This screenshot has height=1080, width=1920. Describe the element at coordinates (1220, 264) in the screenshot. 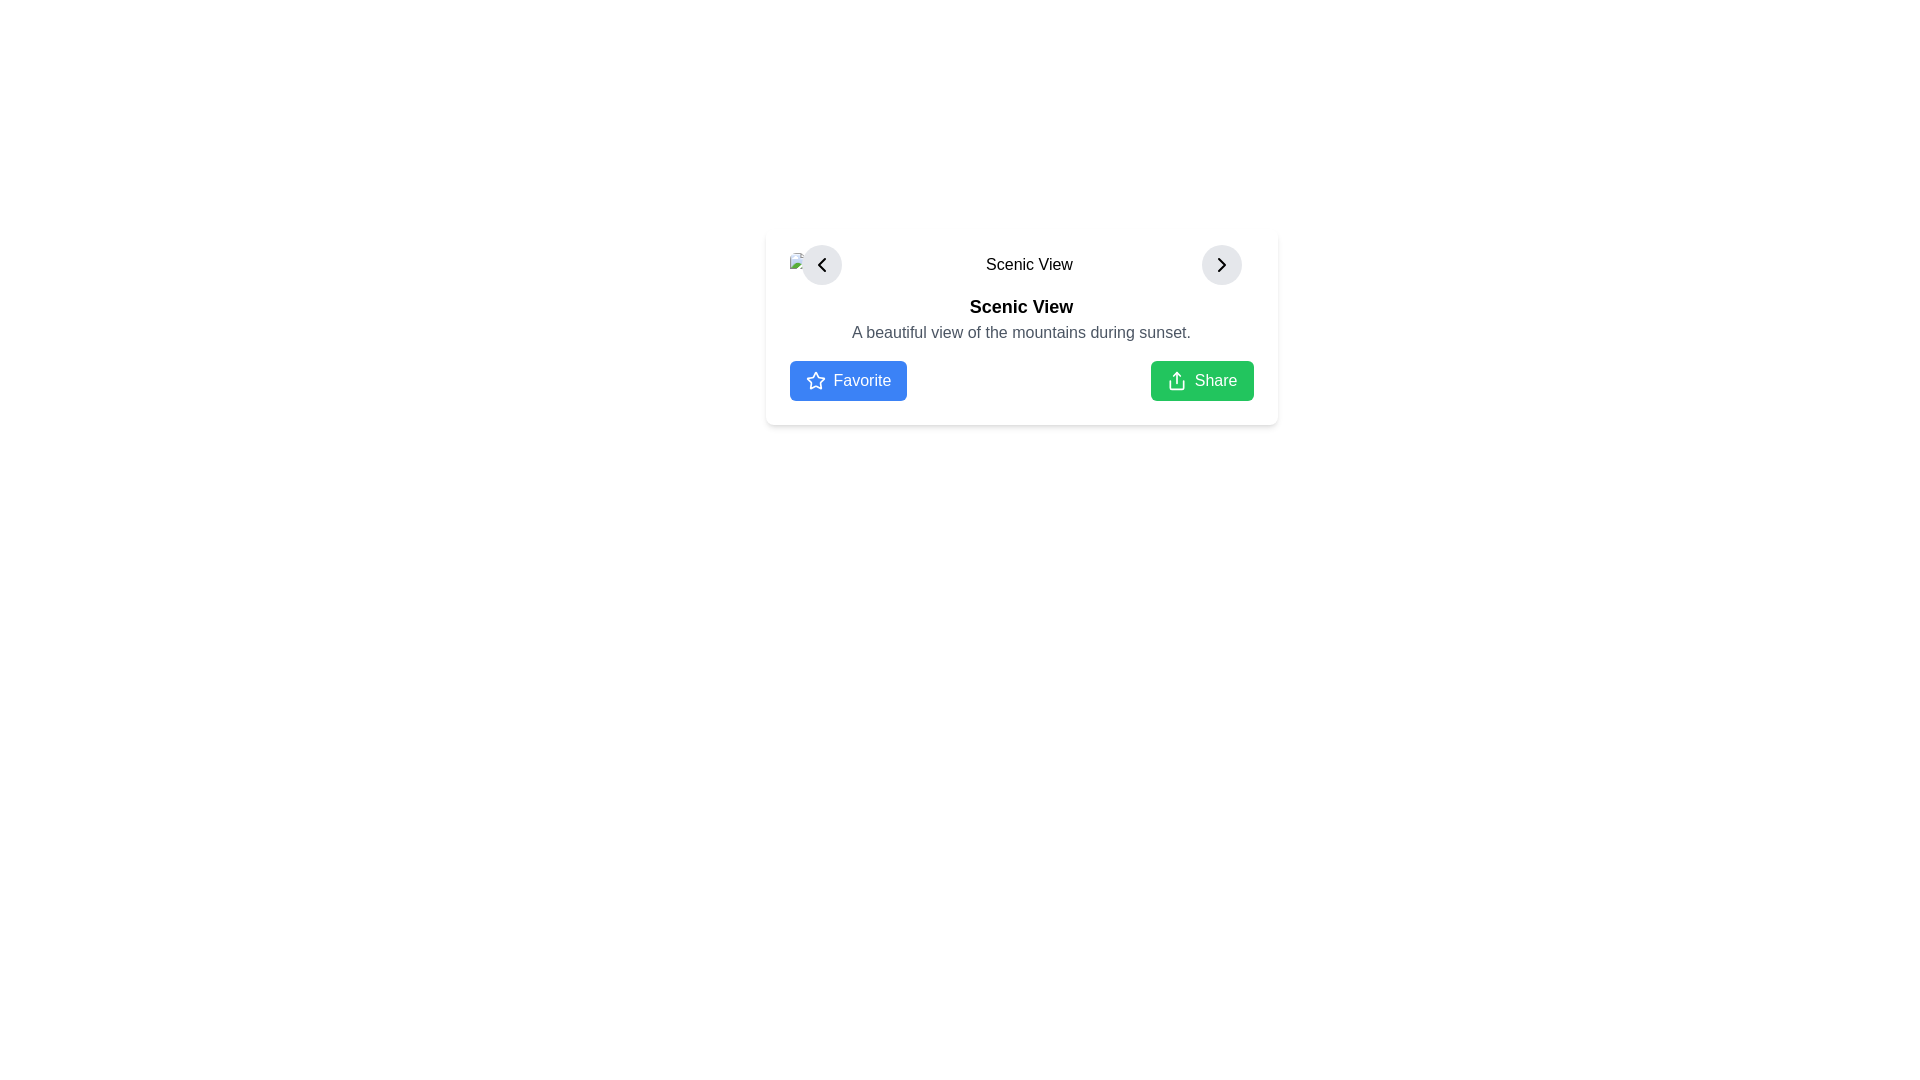

I see `the circular navigation button located at the far right of the card header area` at that location.